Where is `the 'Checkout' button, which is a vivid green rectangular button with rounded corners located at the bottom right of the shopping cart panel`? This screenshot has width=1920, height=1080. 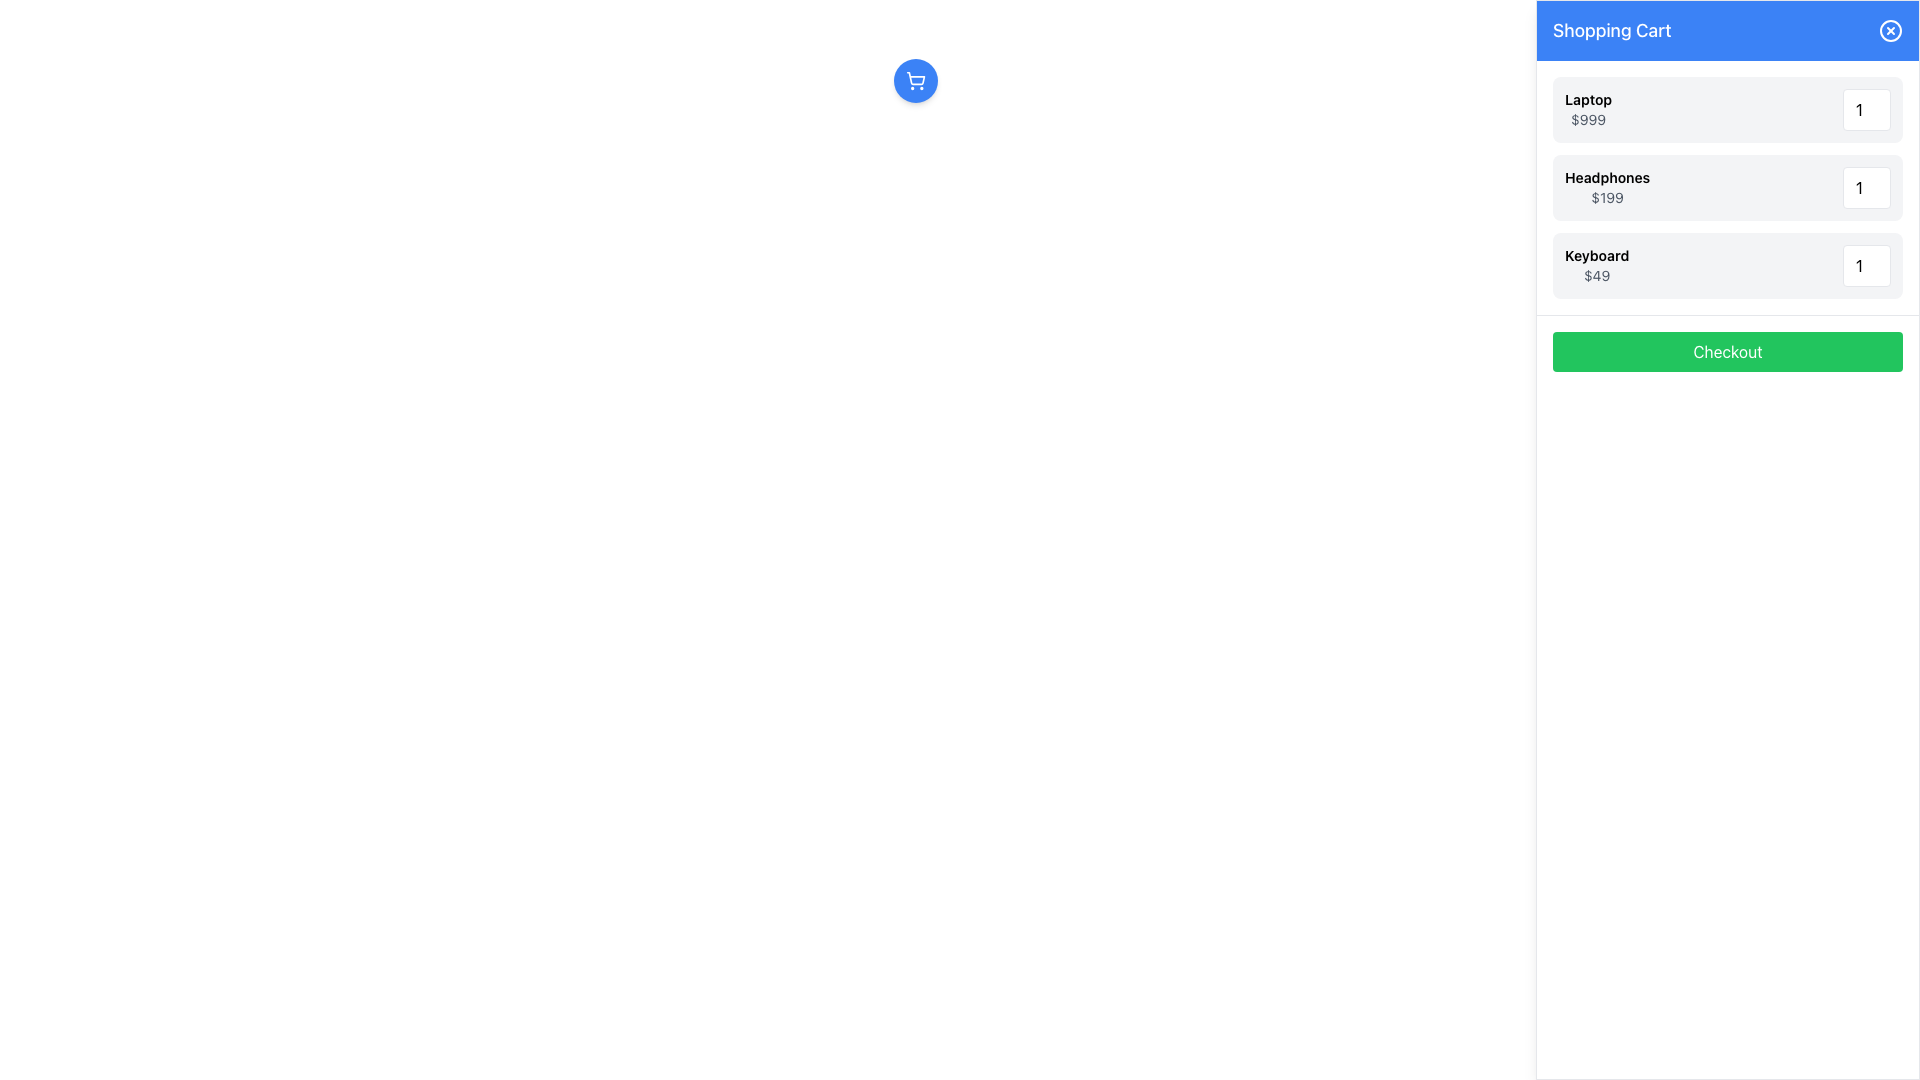
the 'Checkout' button, which is a vivid green rectangular button with rounded corners located at the bottom right of the shopping cart panel is located at coordinates (1727, 350).